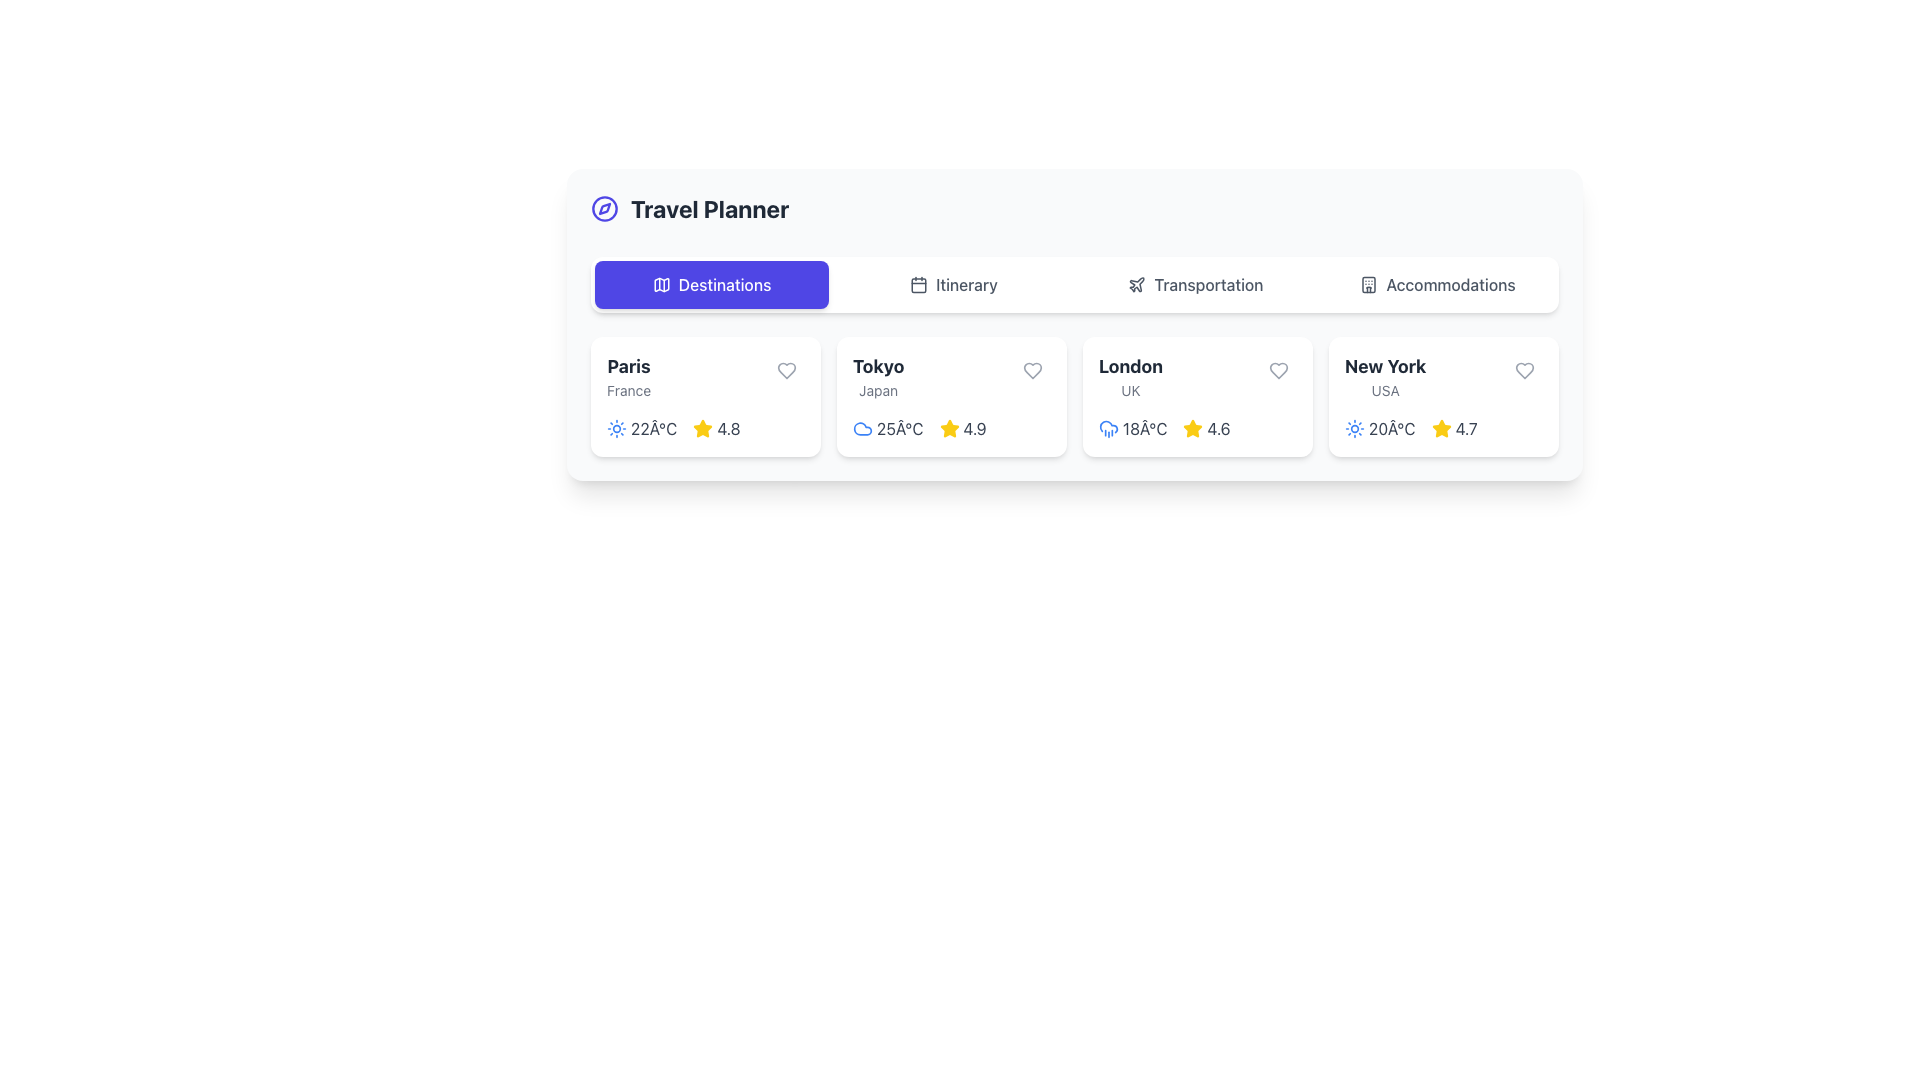  Describe the element at coordinates (878, 366) in the screenshot. I see `the static text element displaying the destination city name 'Tokyo' within the second card from the left, positioned above the text 'Japan'` at that location.